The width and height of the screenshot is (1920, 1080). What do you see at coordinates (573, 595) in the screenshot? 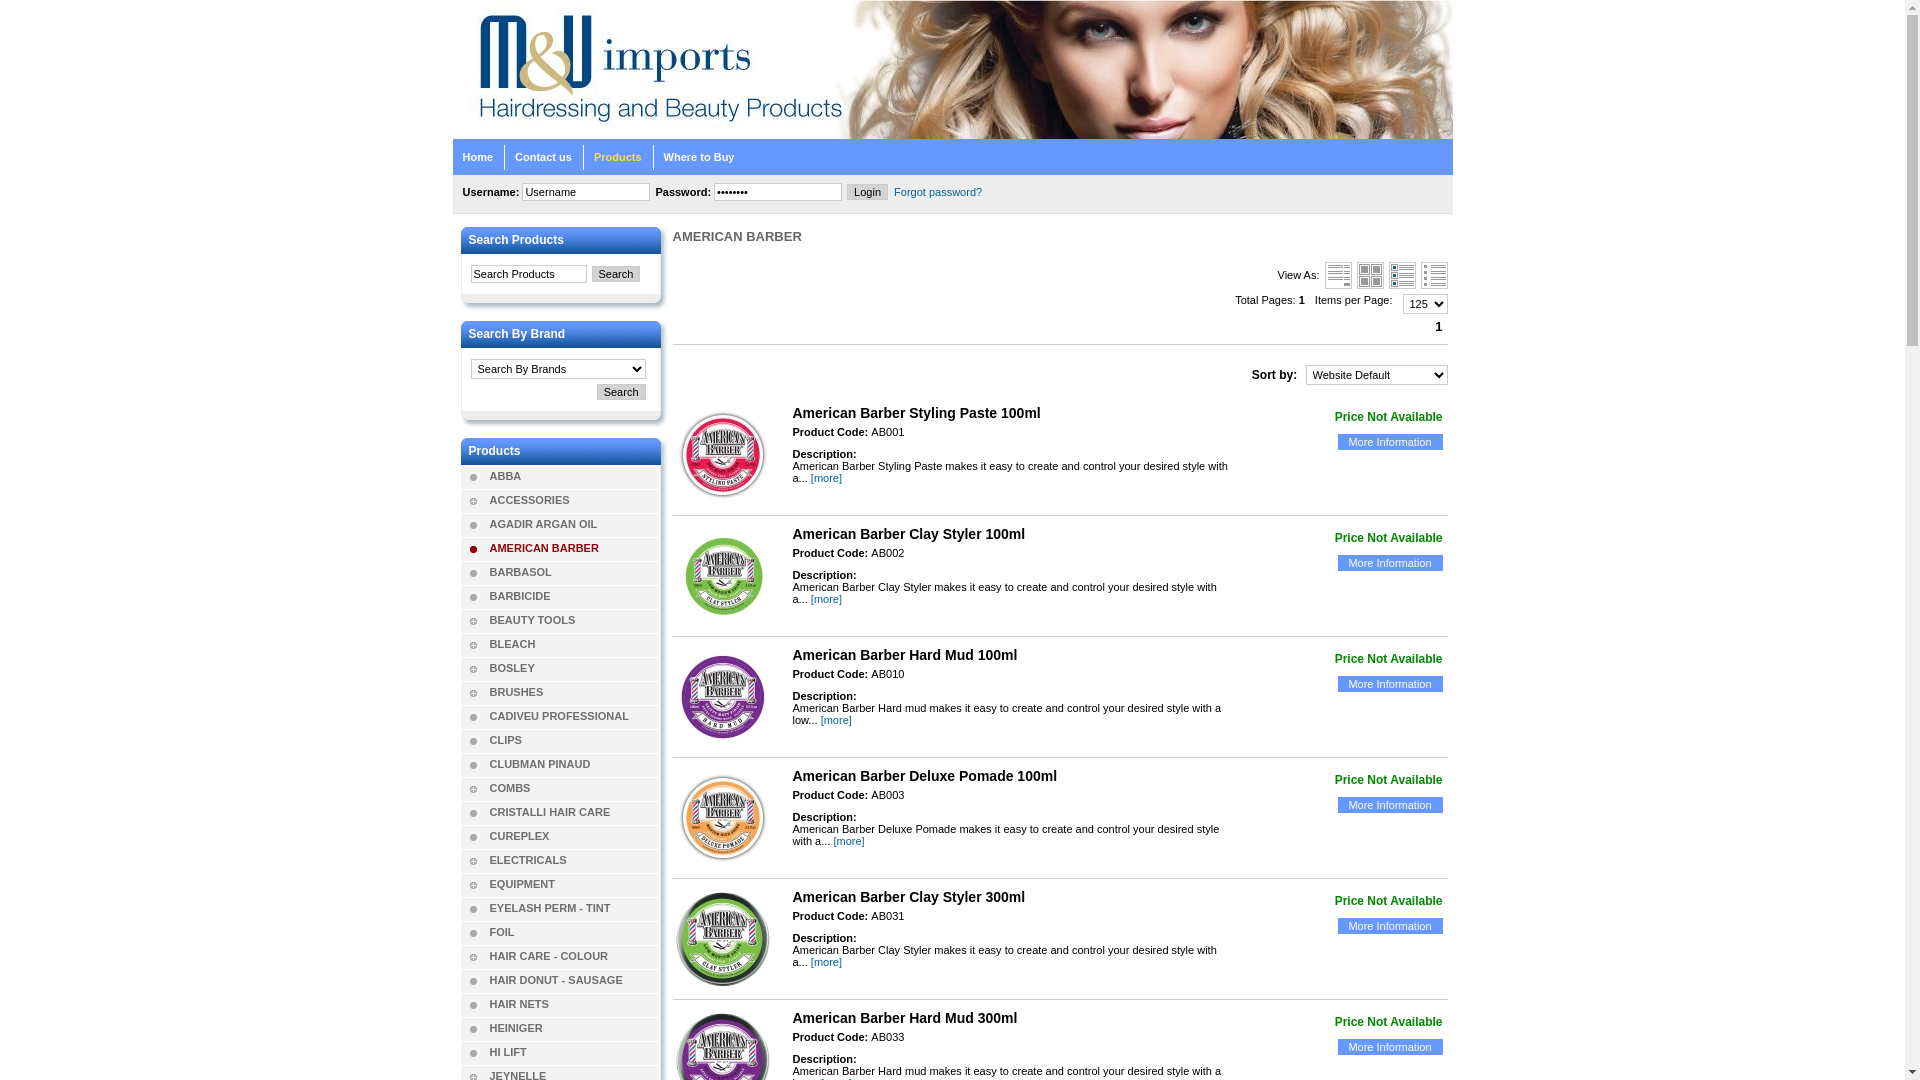
I see `'BARBICIDE'` at bounding box center [573, 595].